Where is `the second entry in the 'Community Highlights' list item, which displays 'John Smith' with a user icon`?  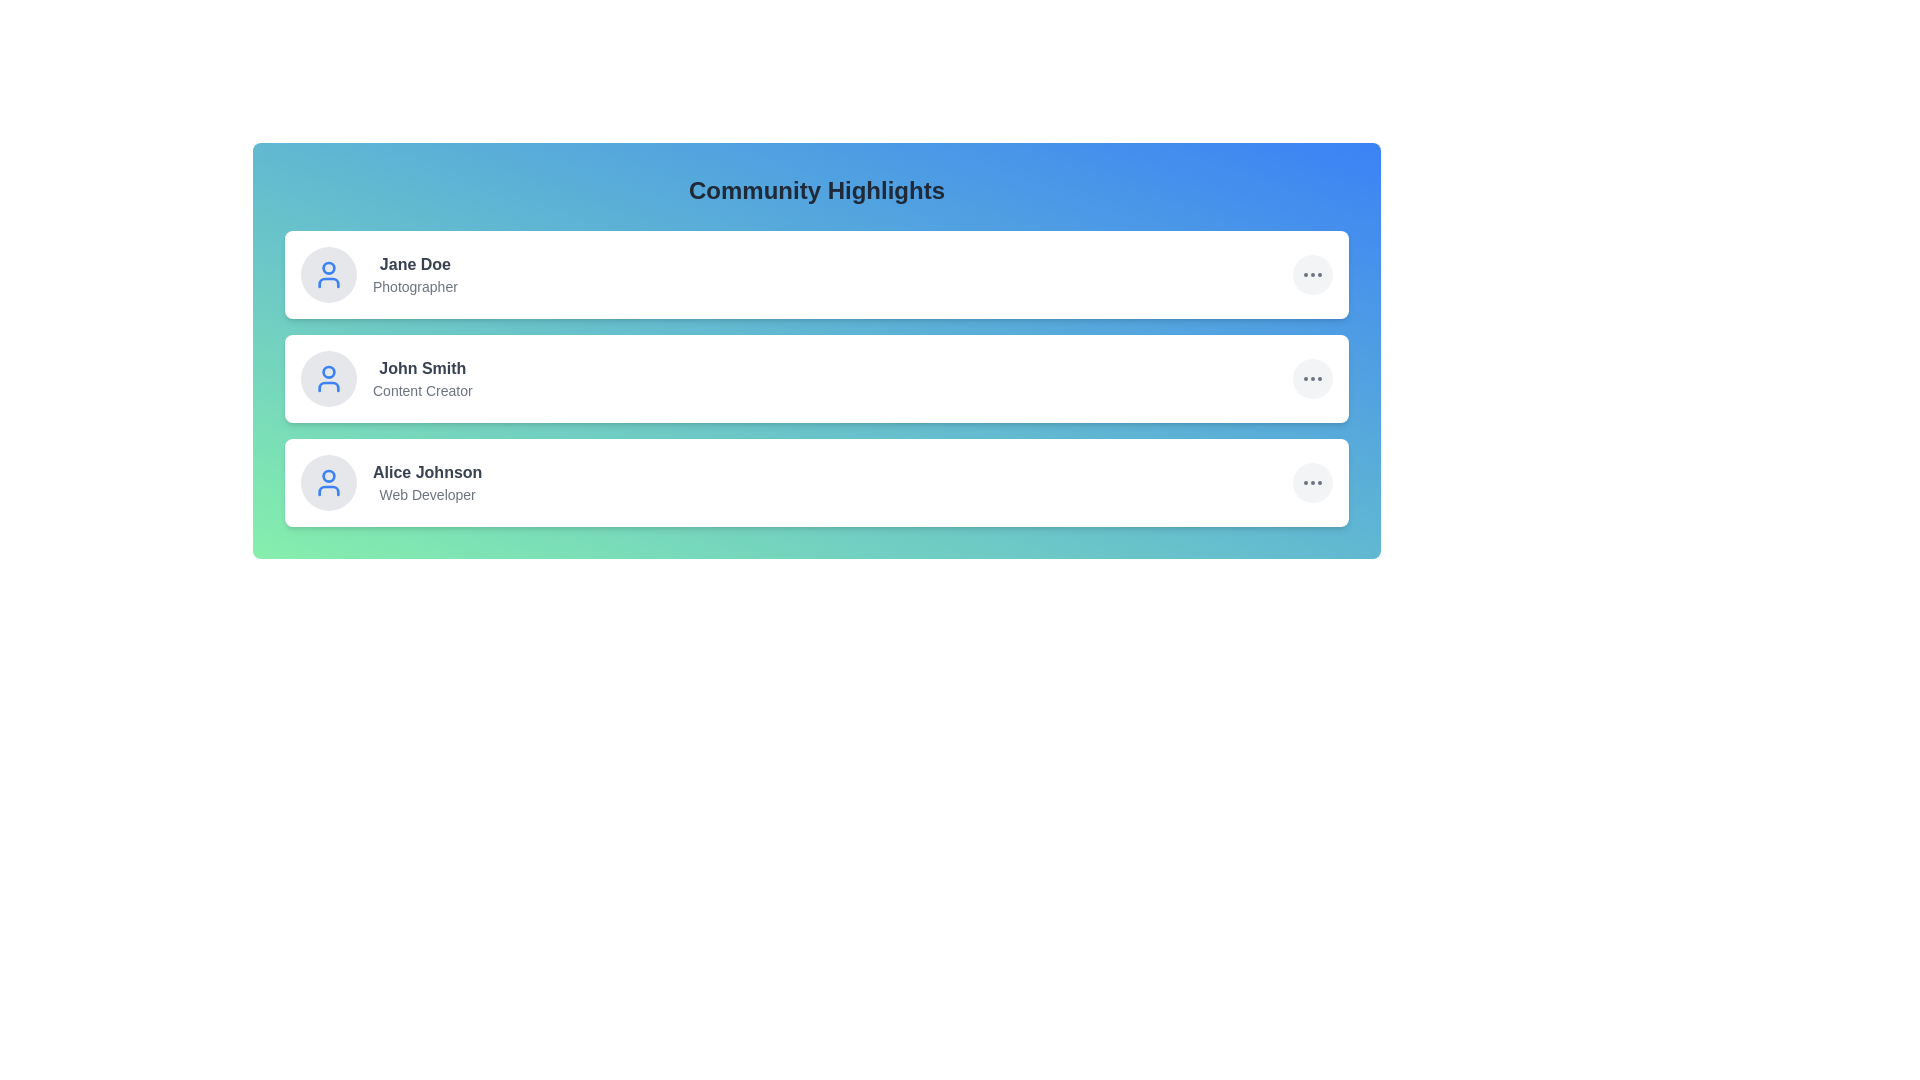 the second entry in the 'Community Highlights' list item, which displays 'John Smith' with a user icon is located at coordinates (386, 378).